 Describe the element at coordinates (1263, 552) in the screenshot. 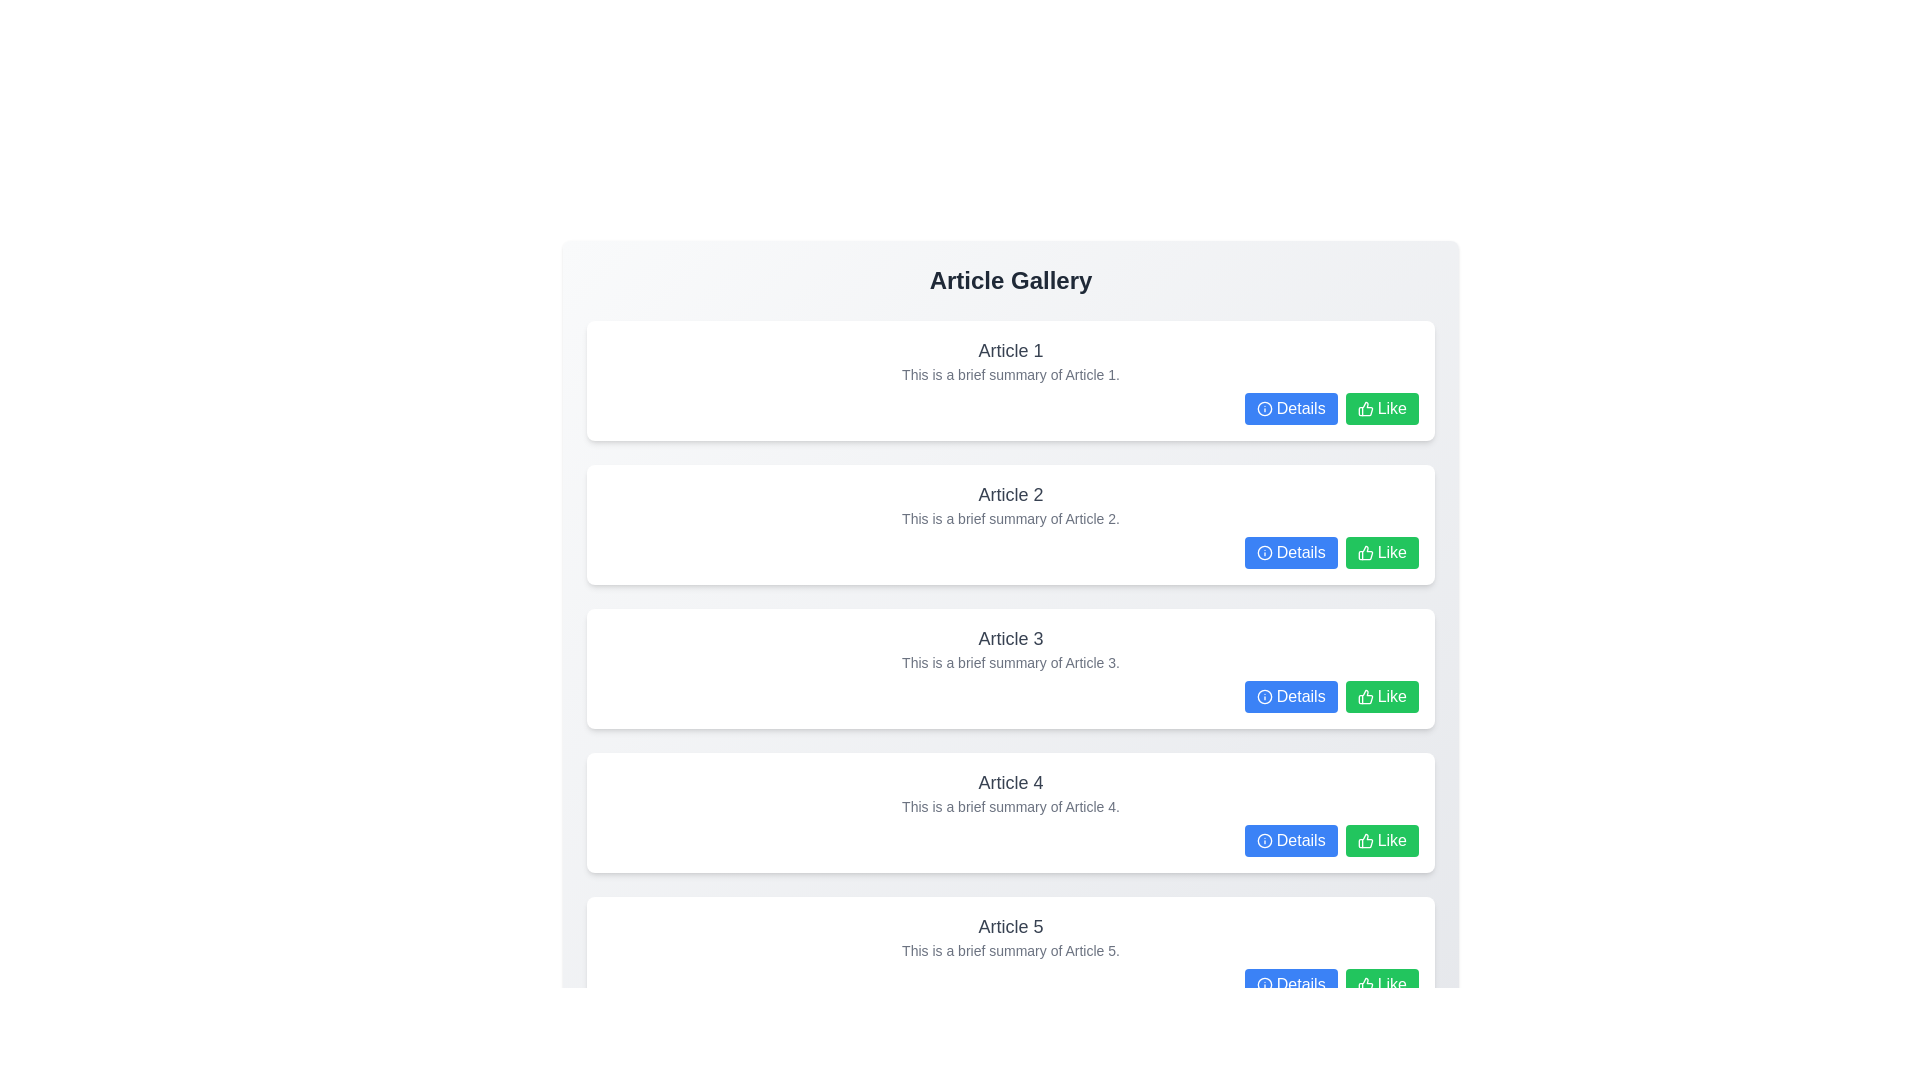

I see `the icon inside the 'Details' button located in the second row of the list, positioned to the left of the button's text` at that location.